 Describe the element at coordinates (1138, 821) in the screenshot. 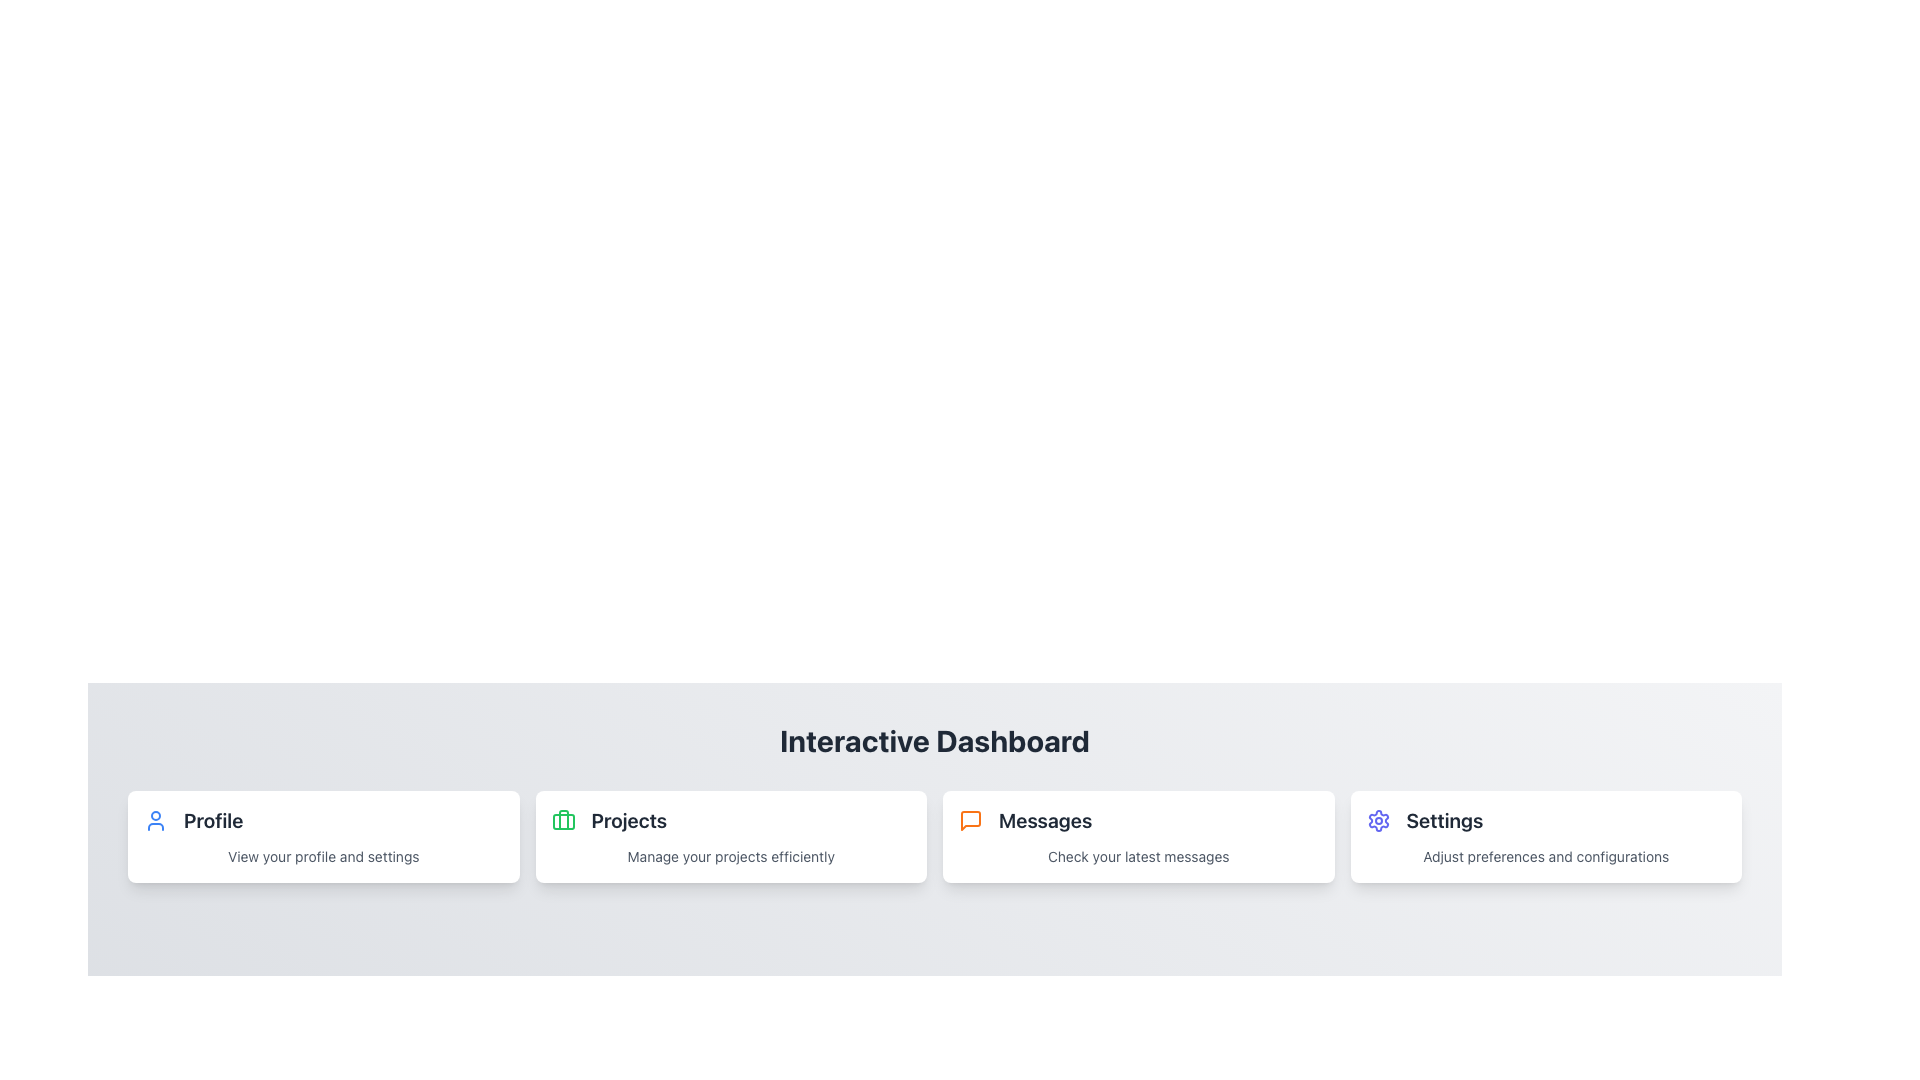

I see `the 'Messages' text label which is styled in bold and large font, located centrally in the 'Messages' card of the dashboard interface for accessibility purposes` at that location.